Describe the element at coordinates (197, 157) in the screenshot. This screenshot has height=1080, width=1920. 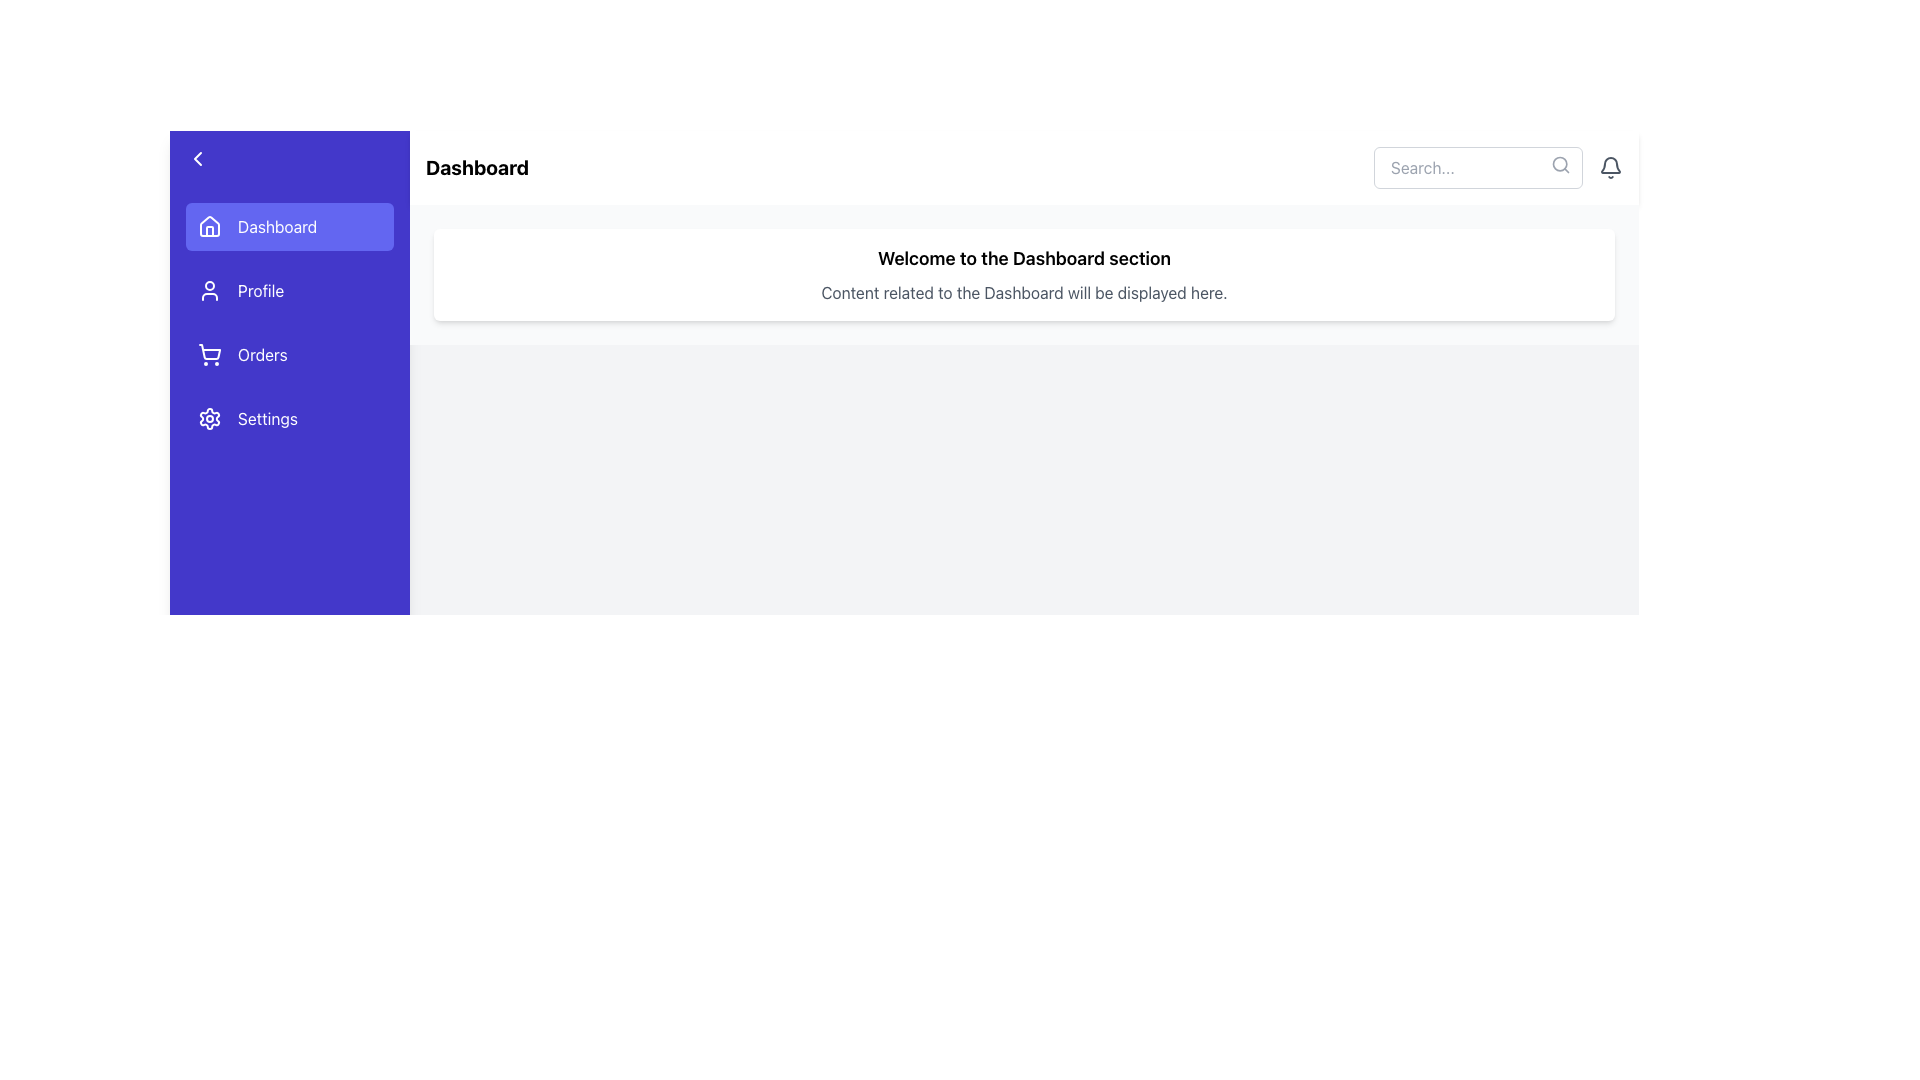
I see `the chevron icon located at the top-left edge of the blue sidebar, which is used for navigation purposes, by clicking on it` at that location.